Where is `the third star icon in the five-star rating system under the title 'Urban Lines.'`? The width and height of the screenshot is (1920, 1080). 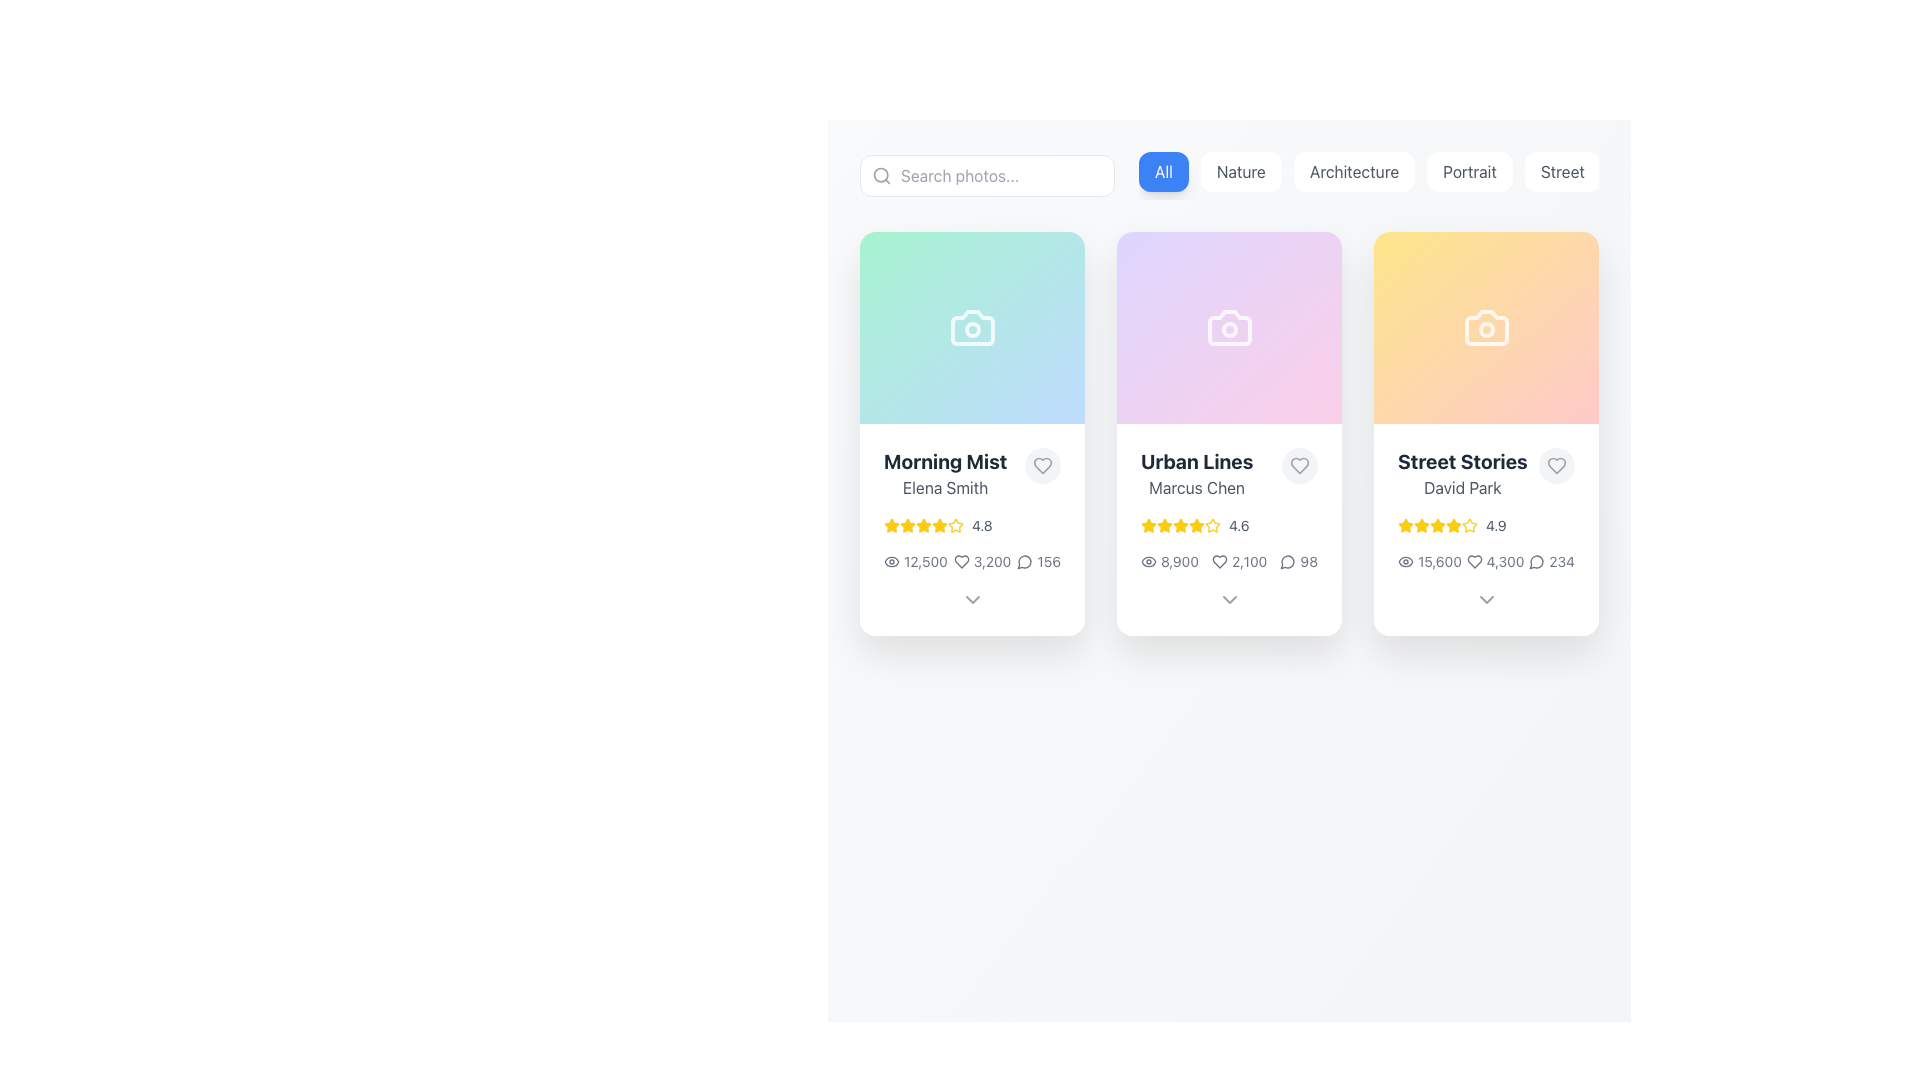 the third star icon in the five-star rating system under the title 'Urban Lines.' is located at coordinates (1180, 524).